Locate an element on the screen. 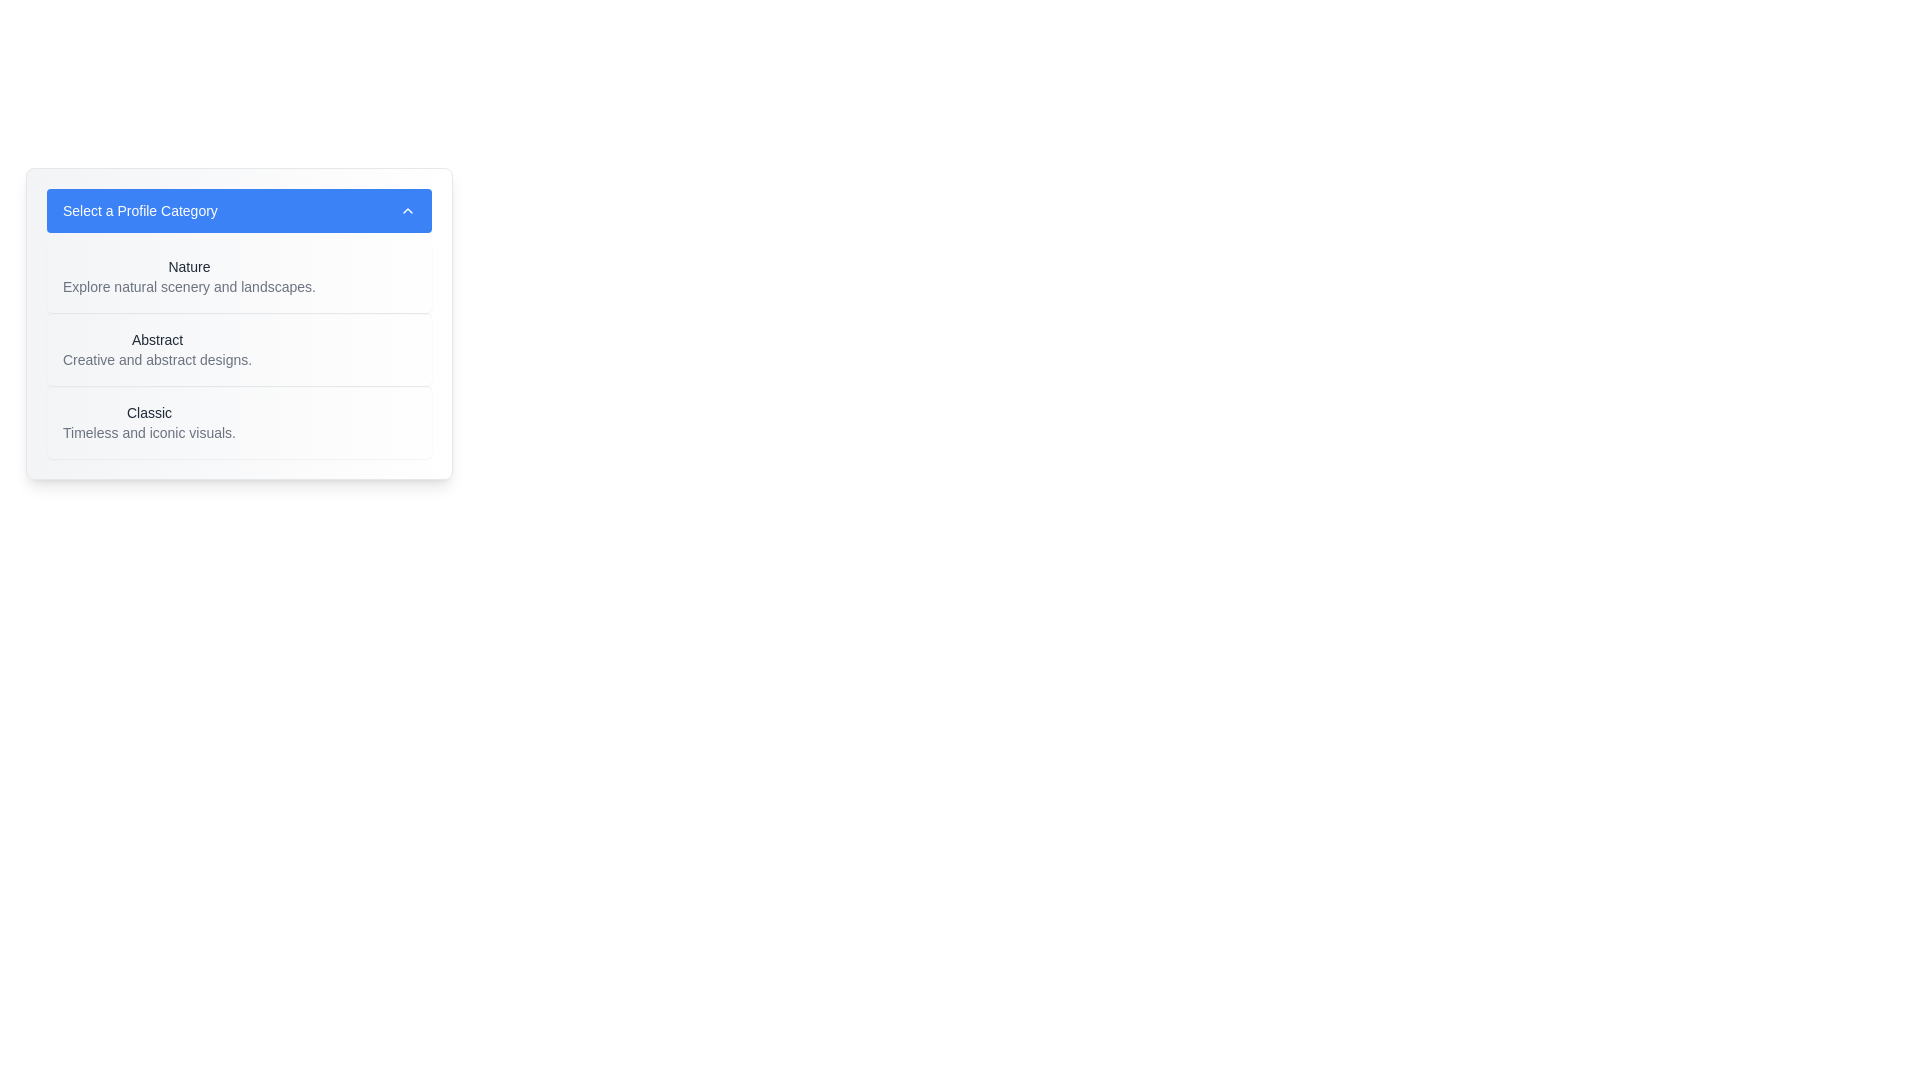 Image resolution: width=1920 pixels, height=1080 pixels. the category name 'Nature' from the dropdown menu titled 'Select a Profile Category', which is the first item in the list is located at coordinates (189, 265).